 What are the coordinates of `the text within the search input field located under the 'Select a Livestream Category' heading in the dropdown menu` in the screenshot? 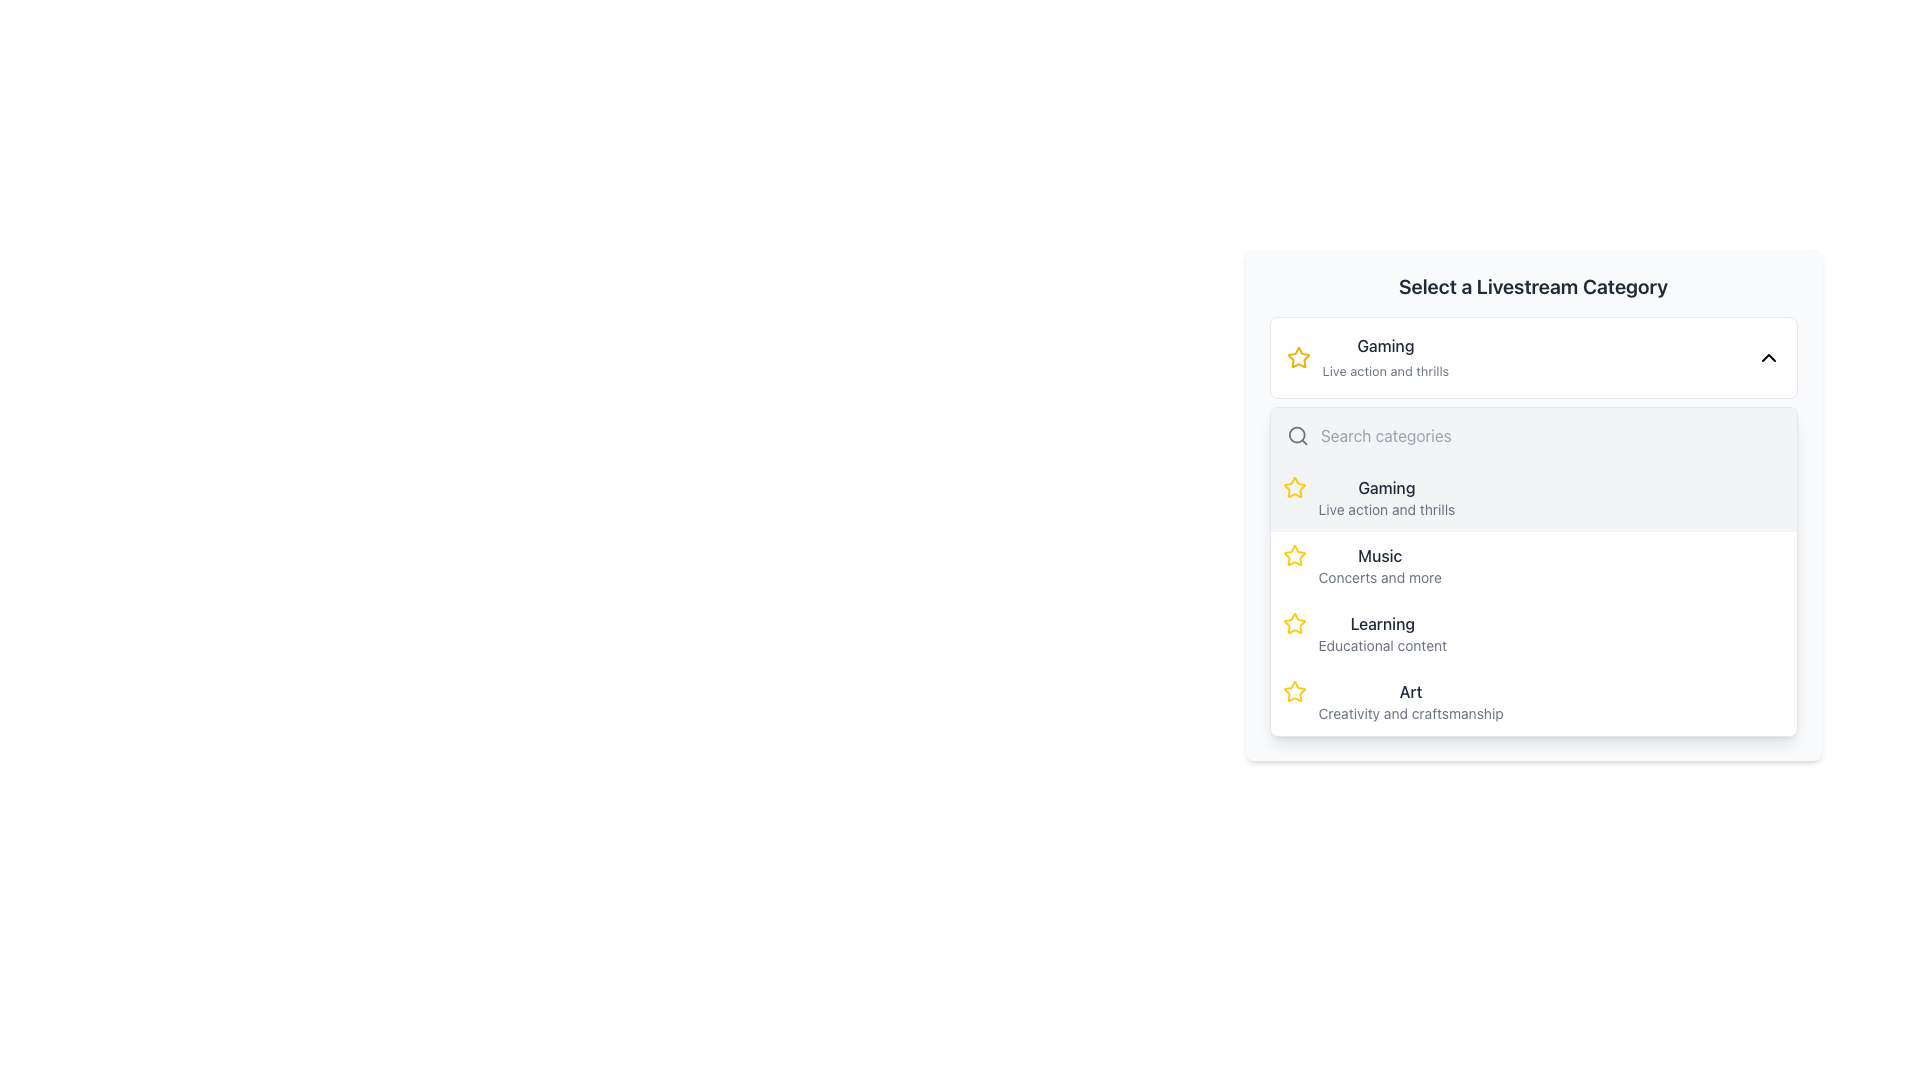 It's located at (1532, 434).